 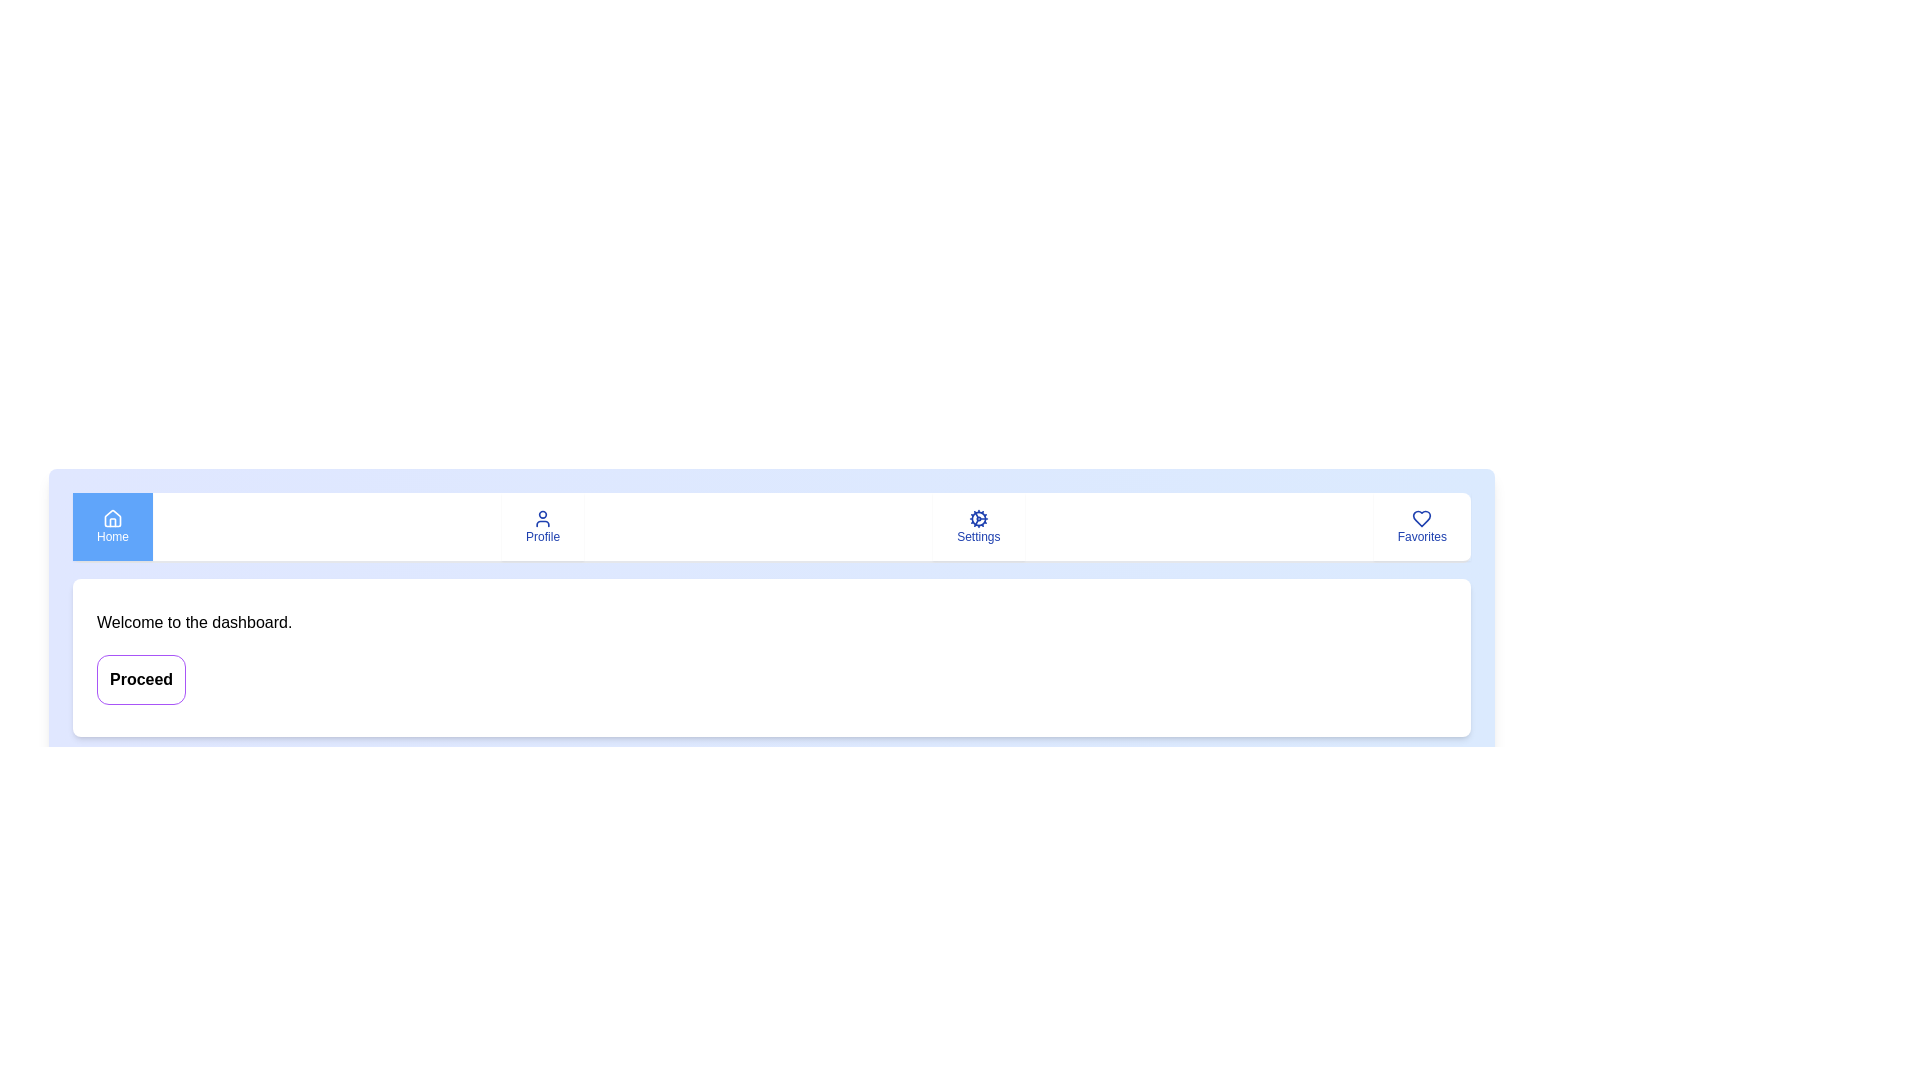 What do you see at coordinates (1420, 526) in the screenshot?
I see `the tab button labeled Favorites to observe its hover effect` at bounding box center [1420, 526].